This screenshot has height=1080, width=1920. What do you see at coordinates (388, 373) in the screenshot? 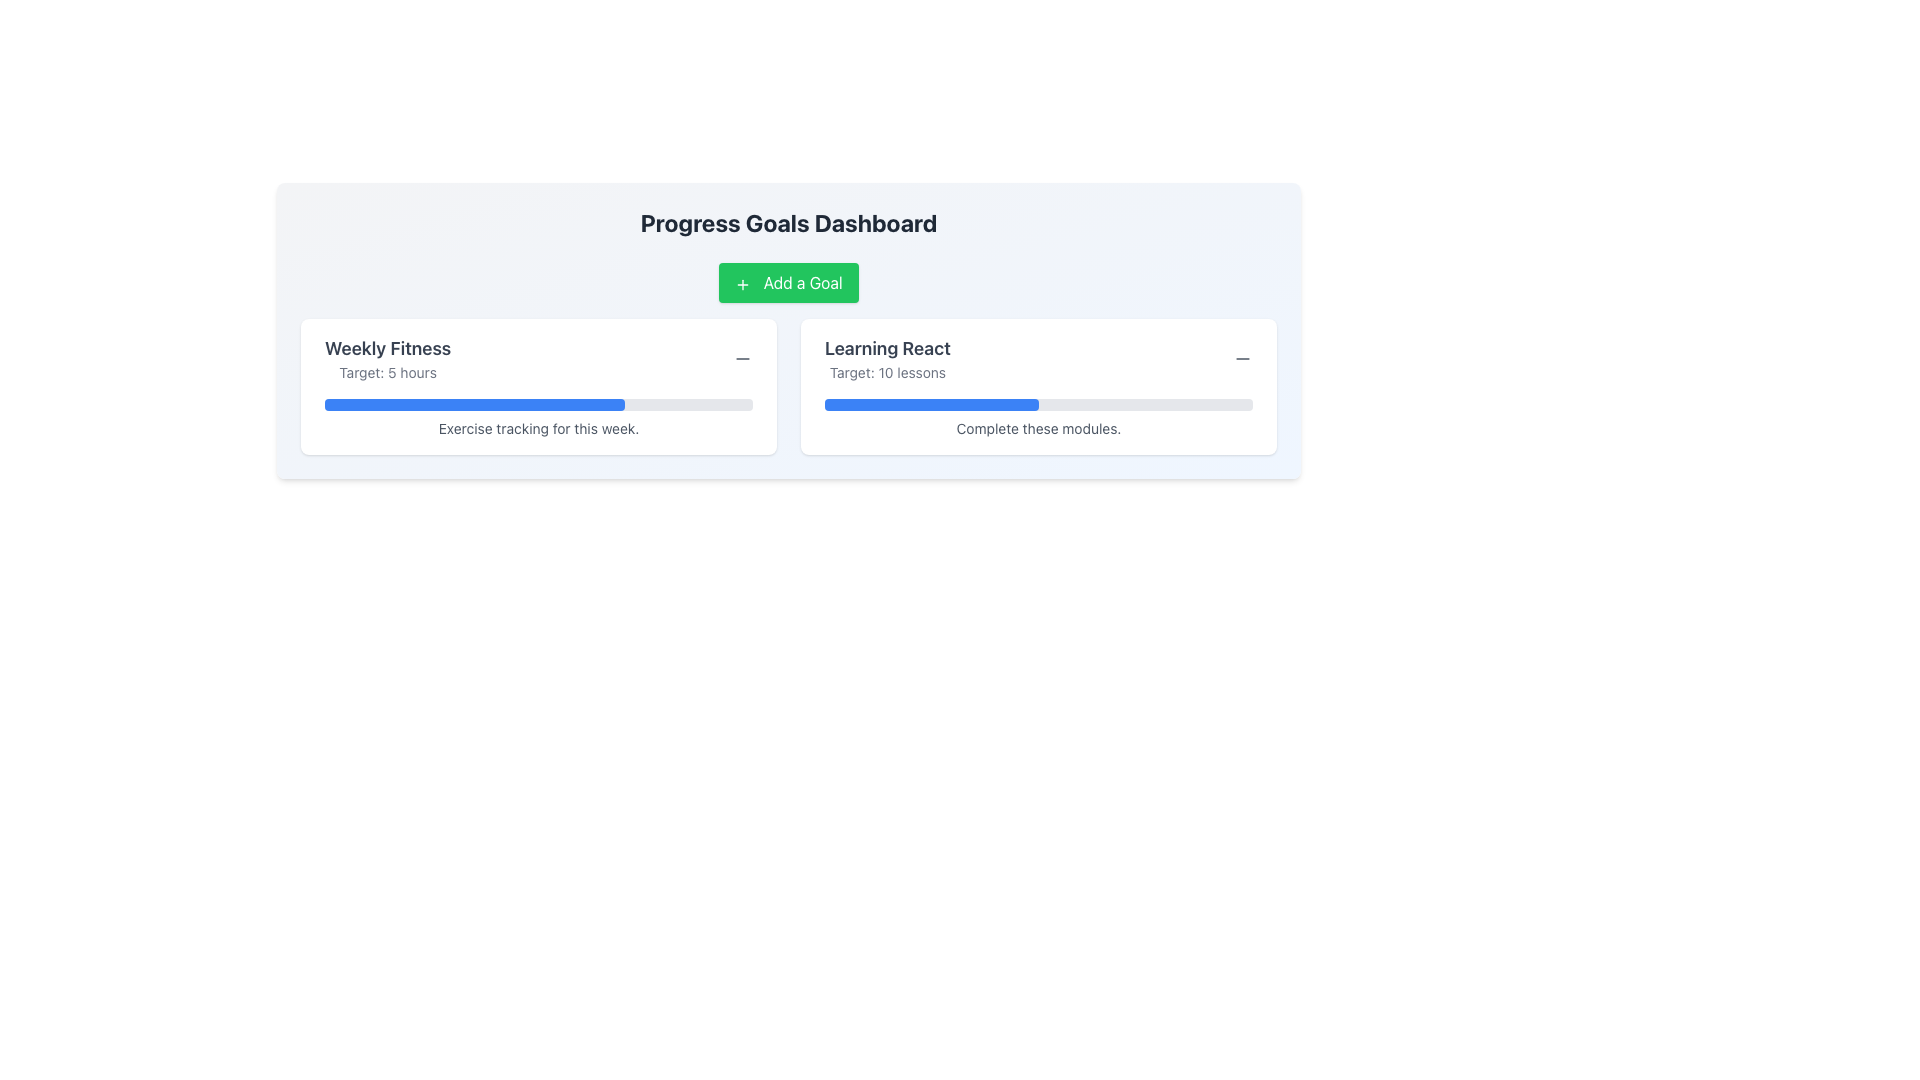
I see `the Static Text Label displaying 'Target: 5 hours', which is located below the 'Weekly Fitness' heading in the upper left quarter of the interface` at bounding box center [388, 373].